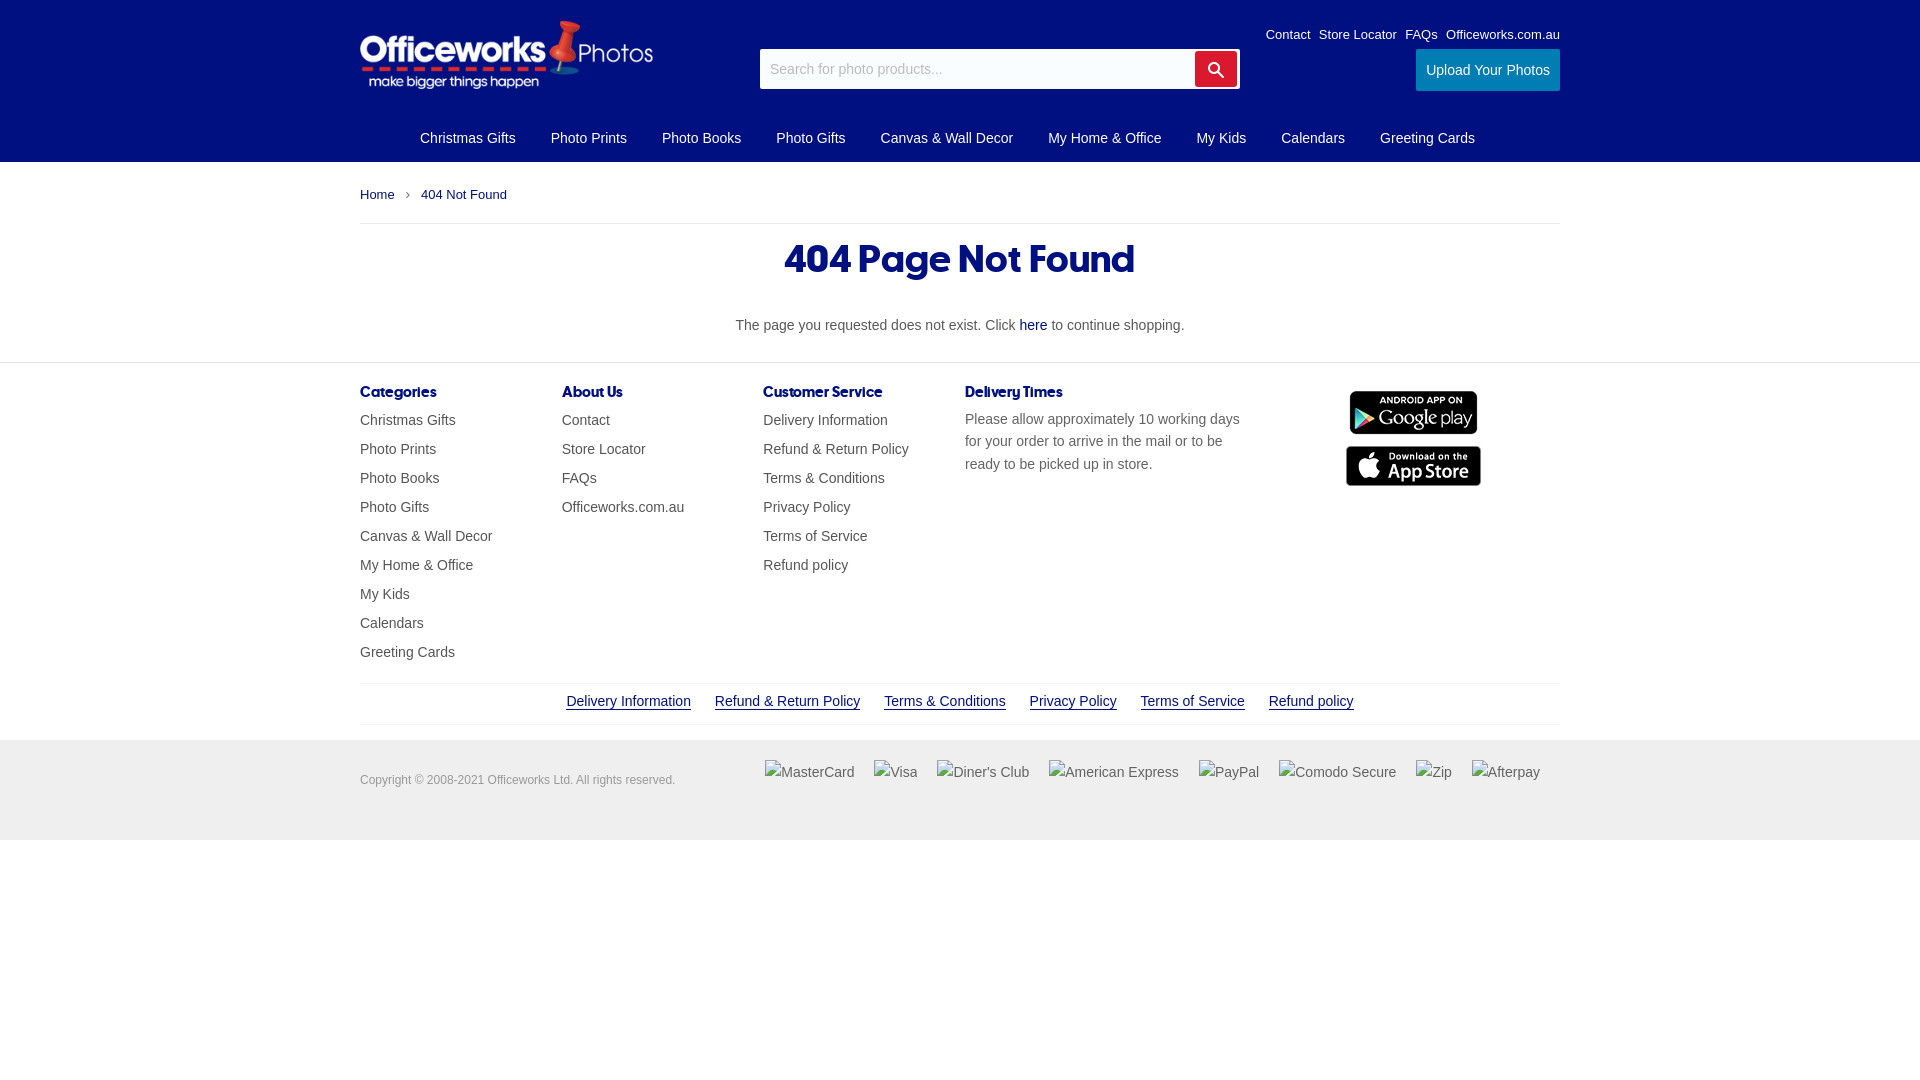 This screenshot has height=1080, width=1920. I want to click on 'Greeting Cards', so click(406, 651).